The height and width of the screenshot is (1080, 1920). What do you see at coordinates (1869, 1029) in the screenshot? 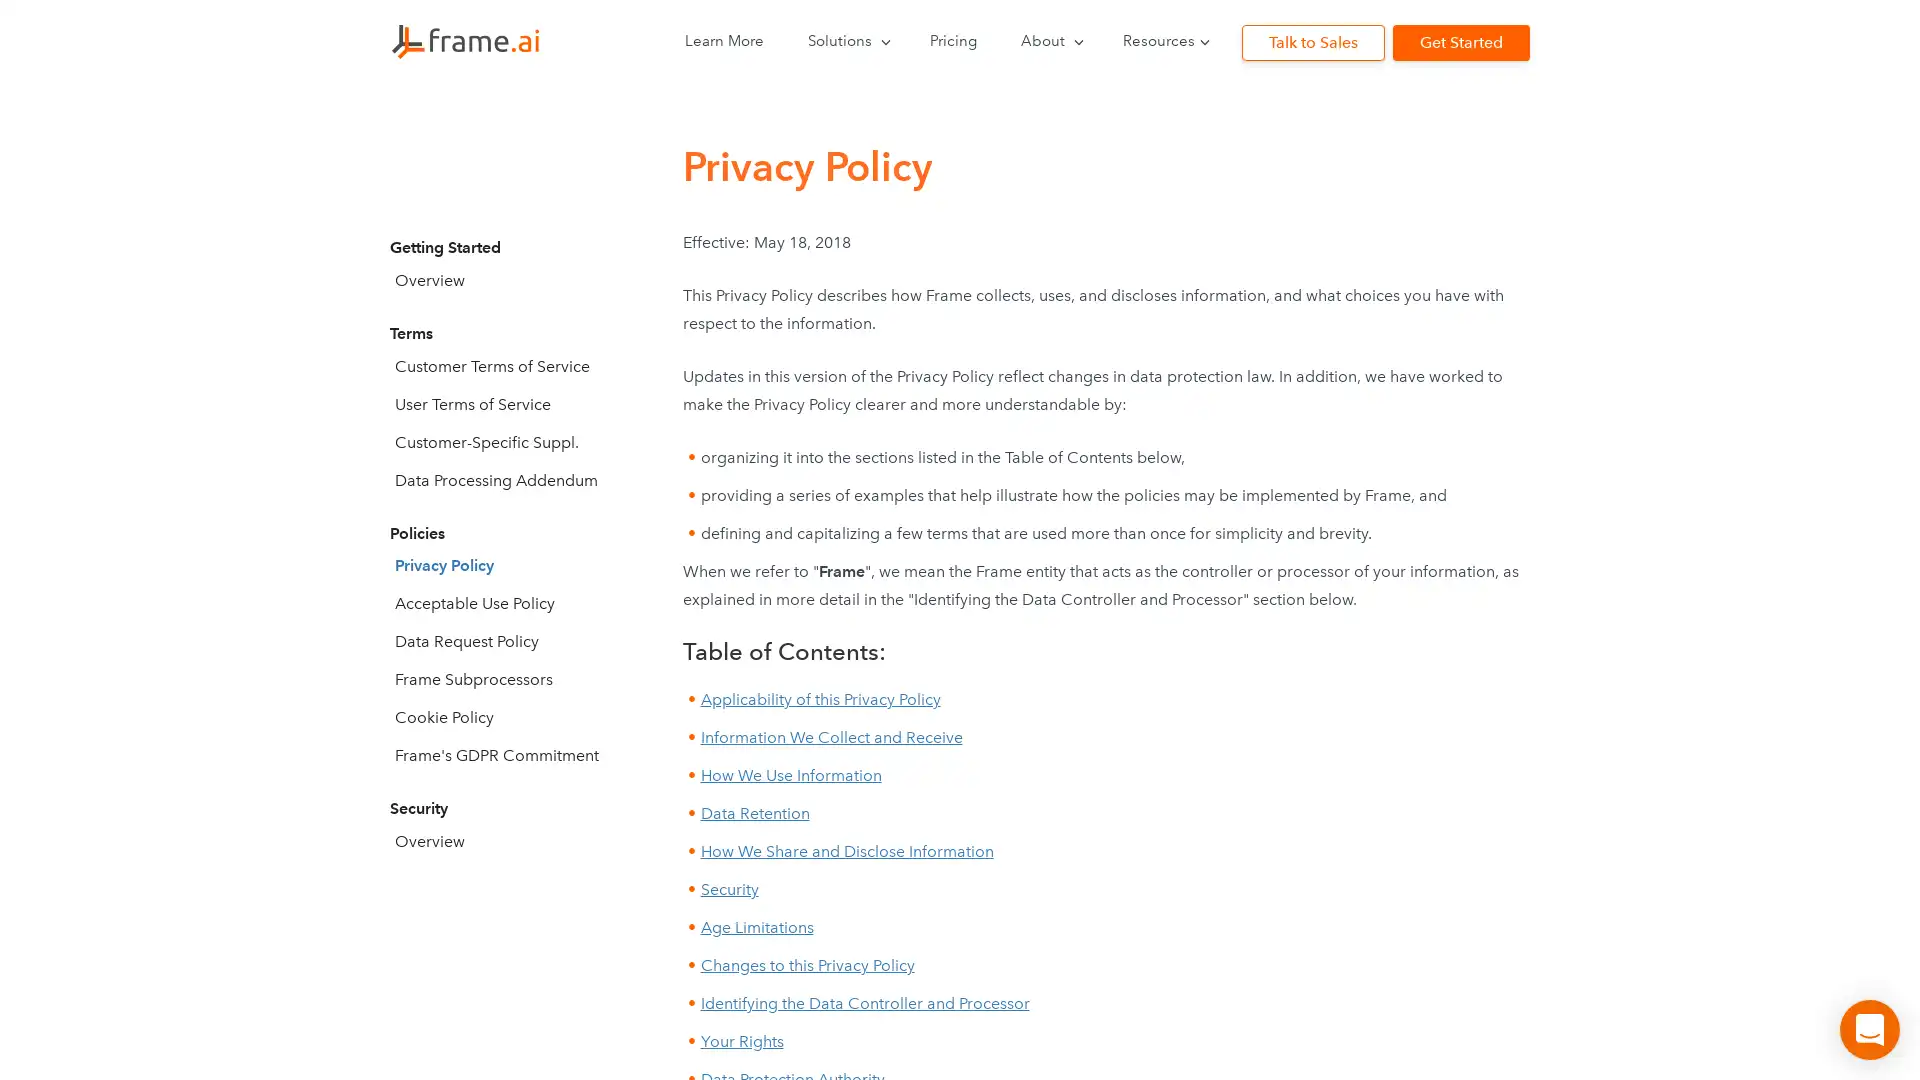
I see `Open Intercom Messenger` at bounding box center [1869, 1029].